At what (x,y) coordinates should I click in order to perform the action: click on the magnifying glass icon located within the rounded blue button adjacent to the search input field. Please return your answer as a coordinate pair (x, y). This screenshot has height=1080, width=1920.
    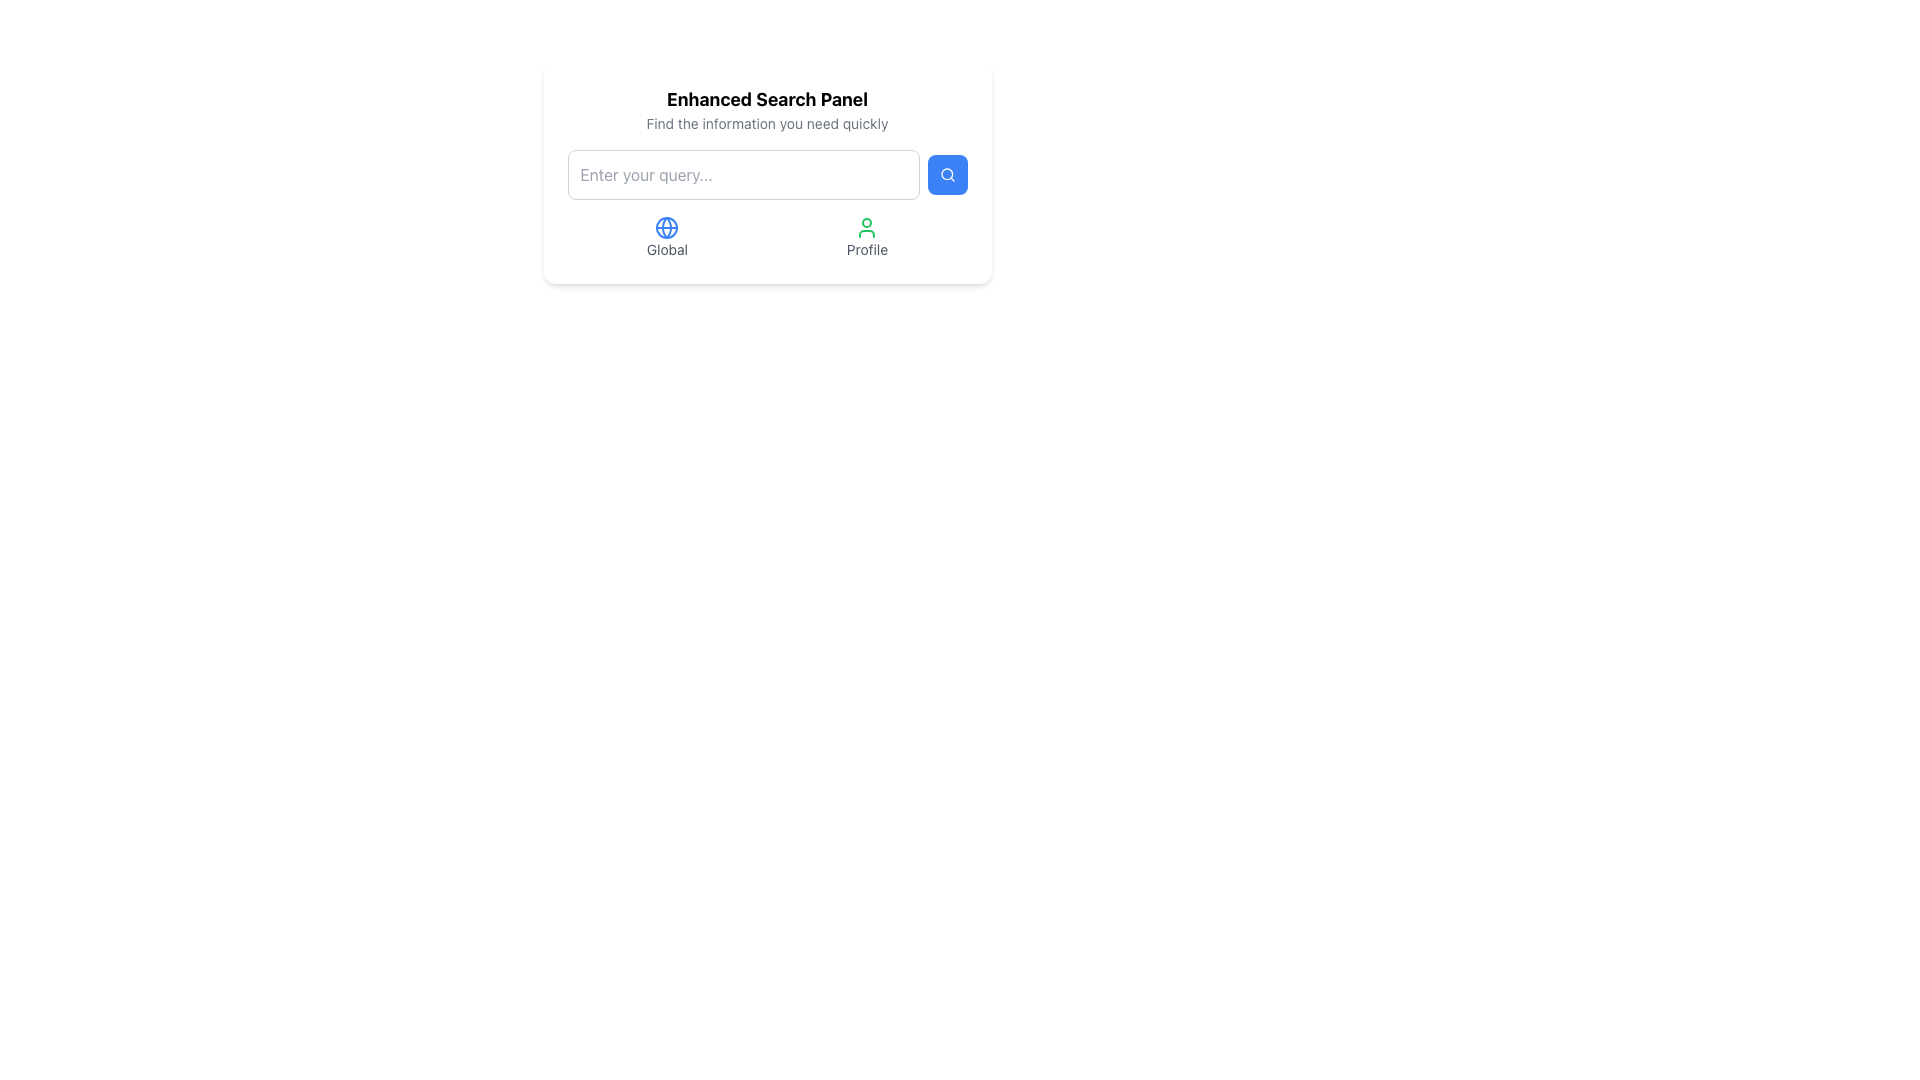
    Looking at the image, I should click on (946, 173).